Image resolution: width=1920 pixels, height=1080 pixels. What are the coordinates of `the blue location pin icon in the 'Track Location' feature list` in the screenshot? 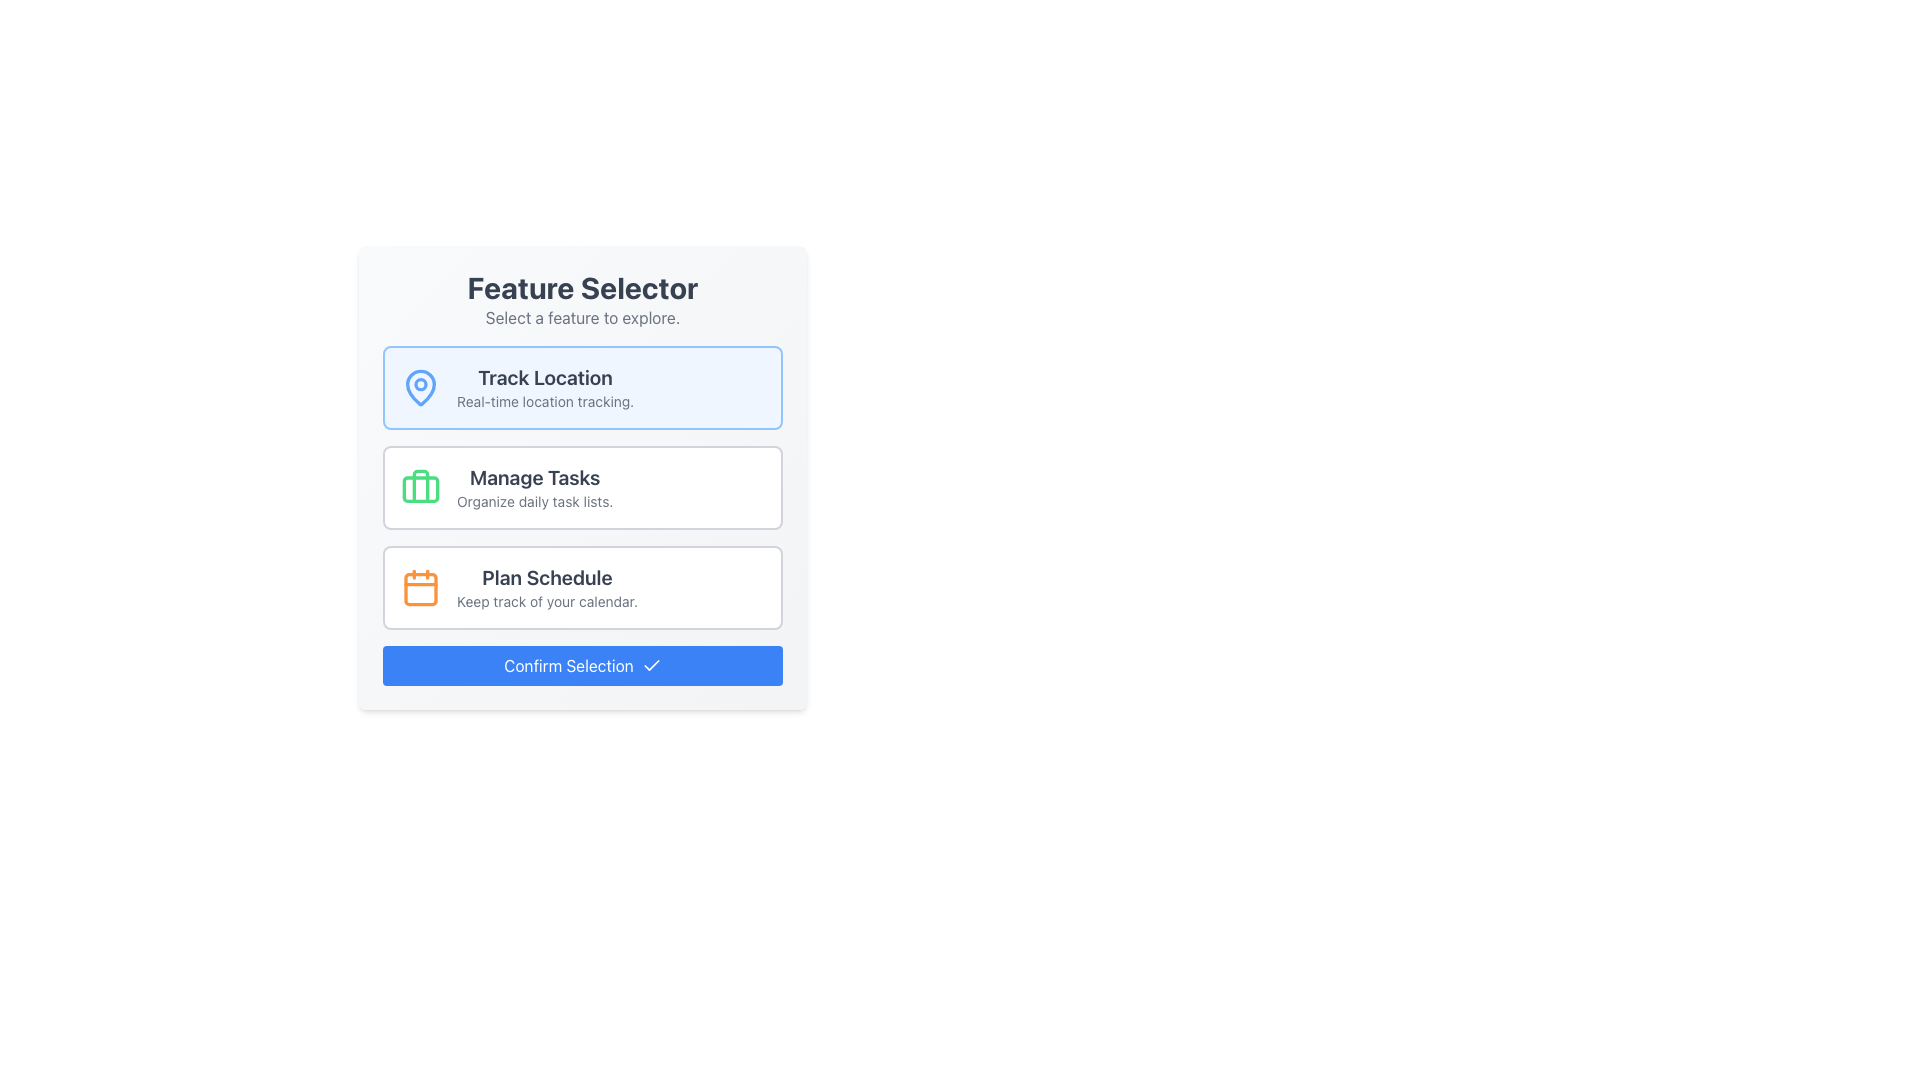 It's located at (420, 386).